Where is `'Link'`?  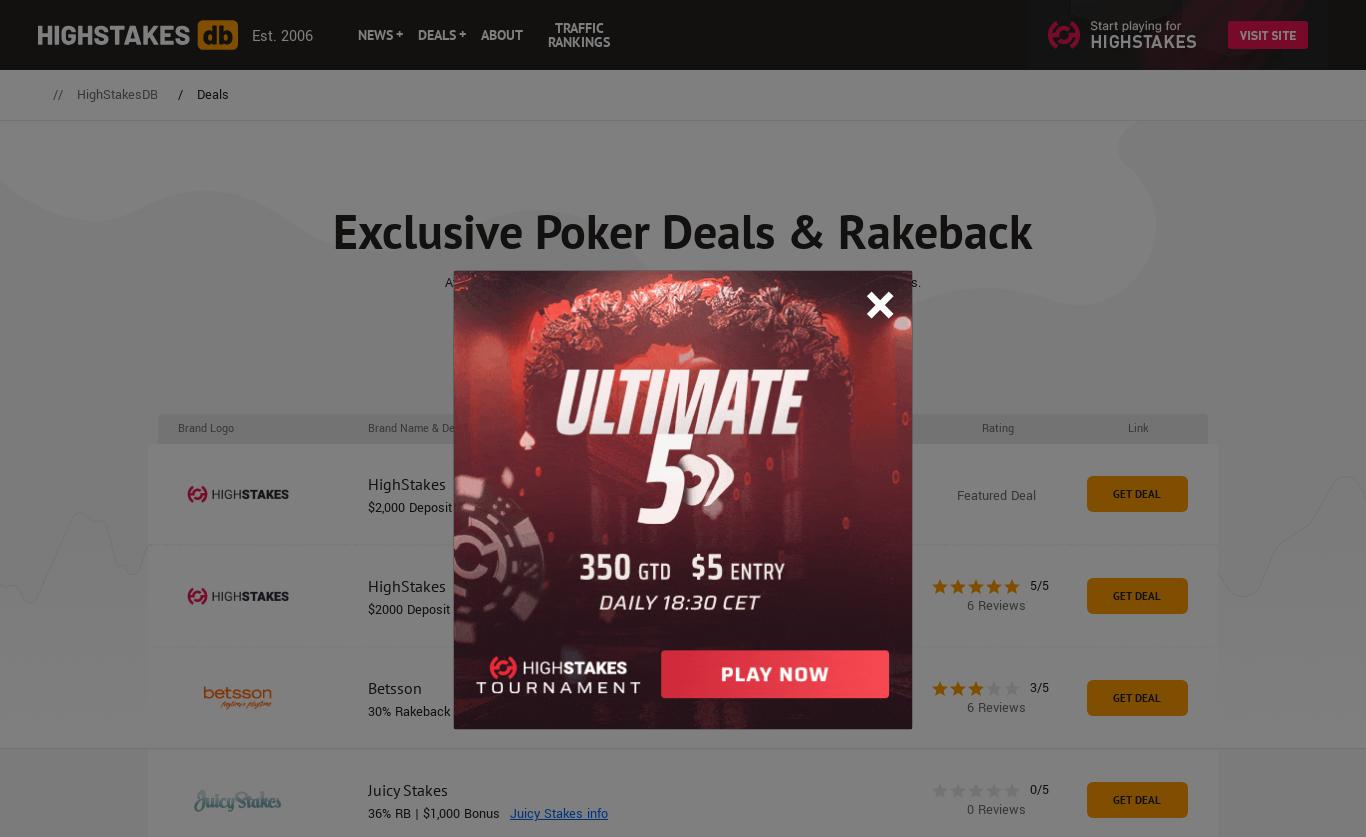 'Link' is located at coordinates (1136, 426).